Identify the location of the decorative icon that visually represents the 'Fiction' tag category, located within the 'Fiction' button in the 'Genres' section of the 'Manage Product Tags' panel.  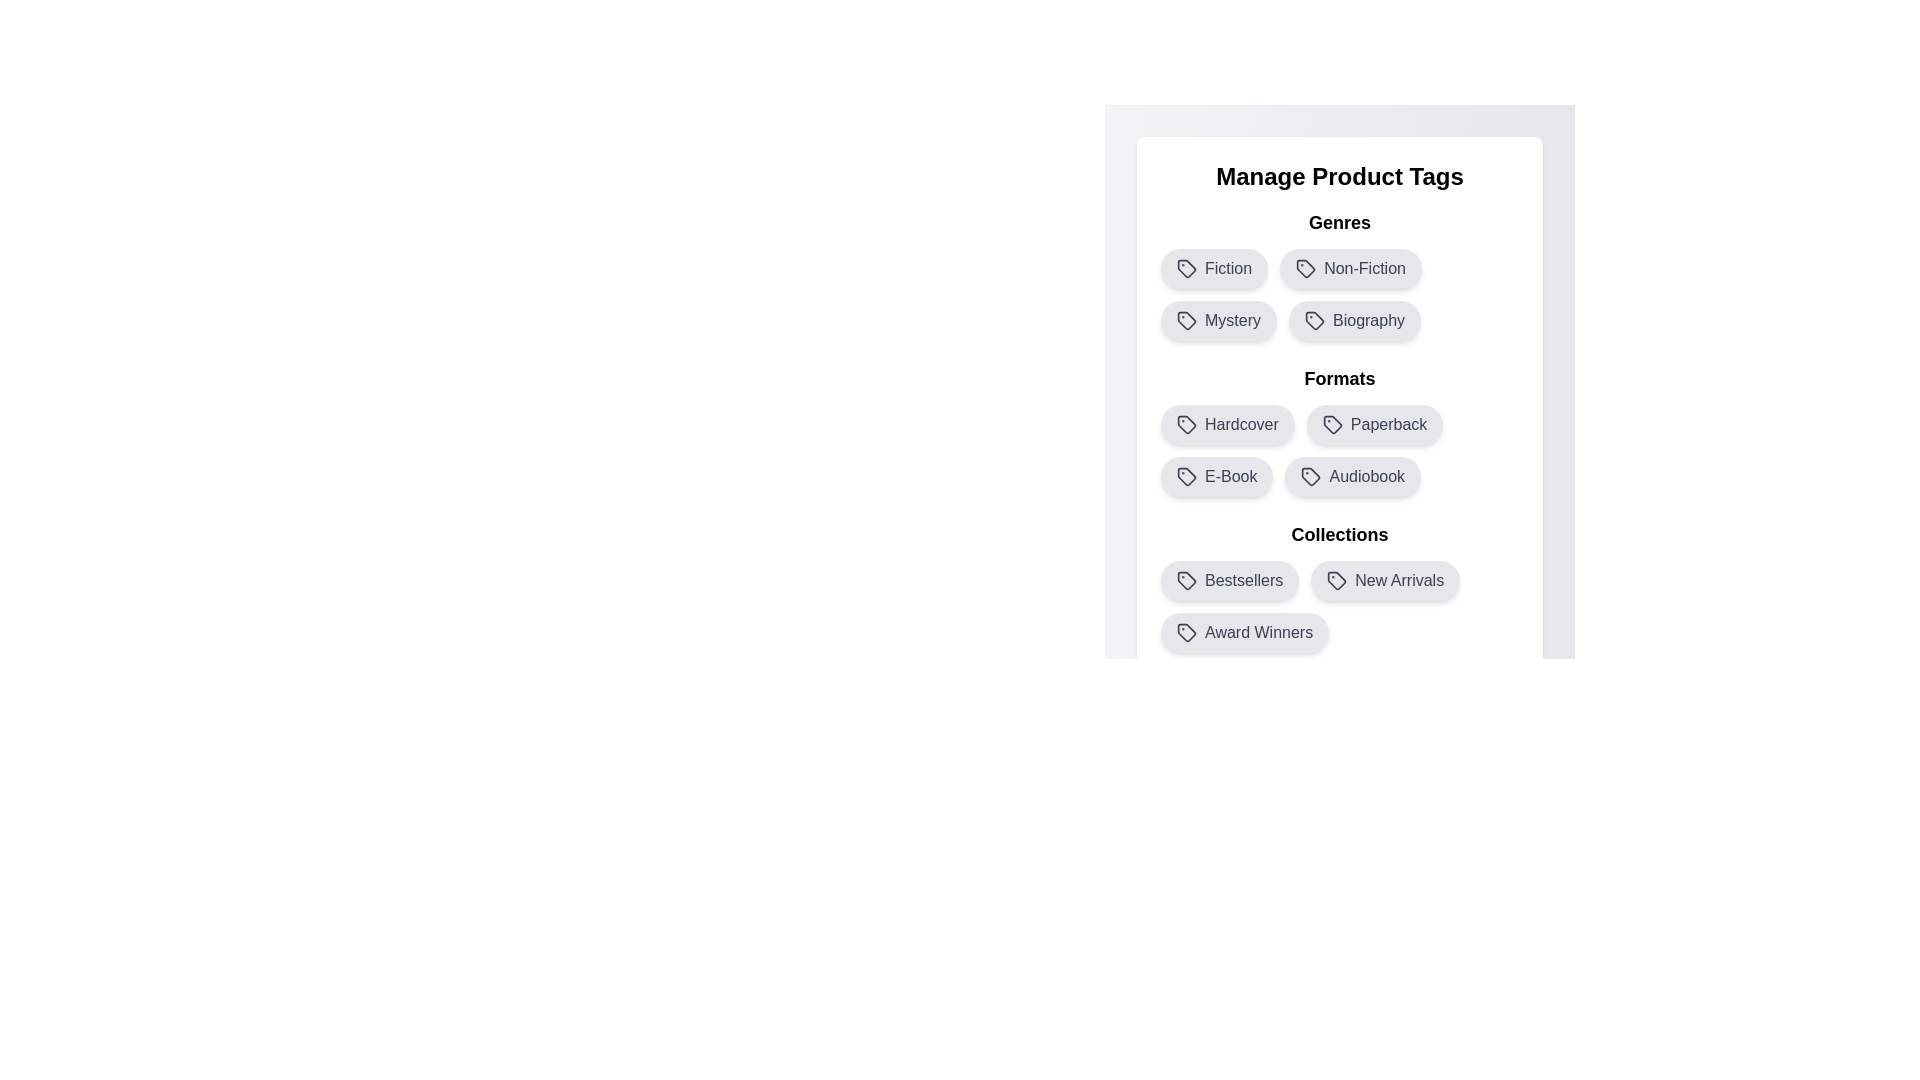
(1186, 268).